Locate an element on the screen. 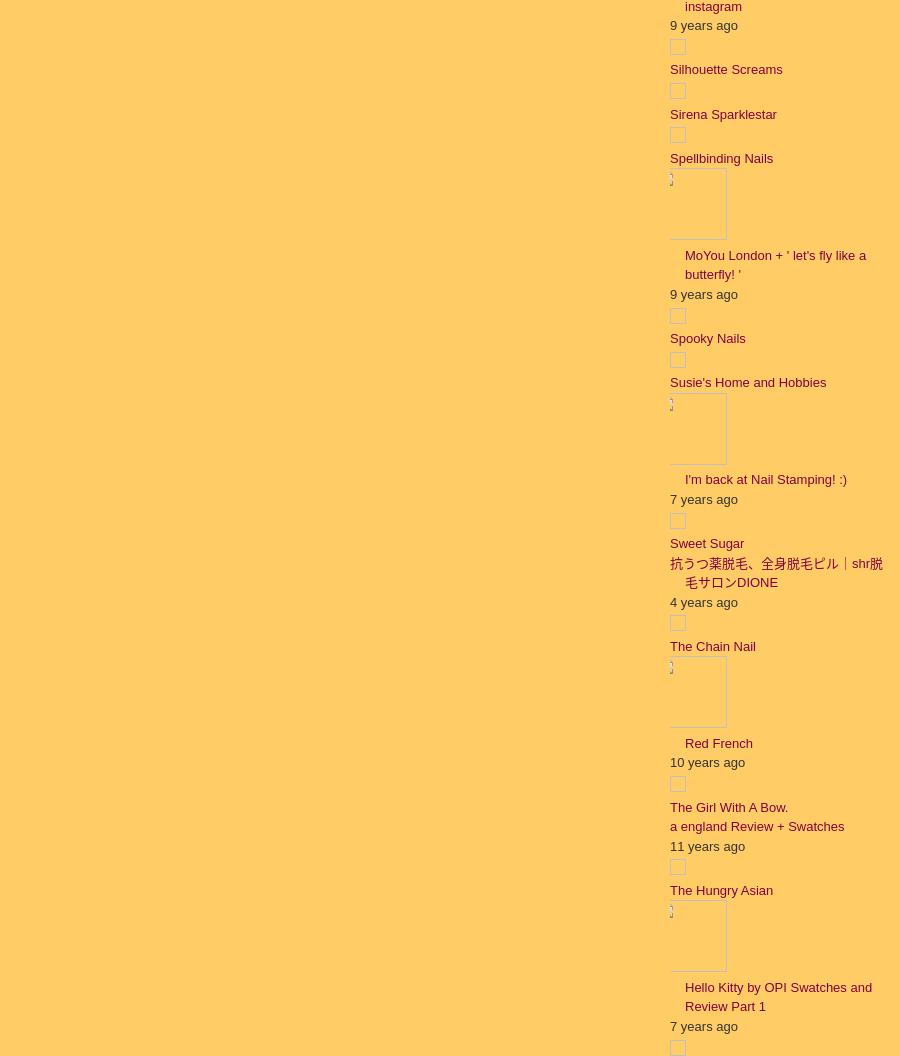 Image resolution: width=900 pixels, height=1056 pixels. 'Sirena Sparklestar' is located at coordinates (721, 112).